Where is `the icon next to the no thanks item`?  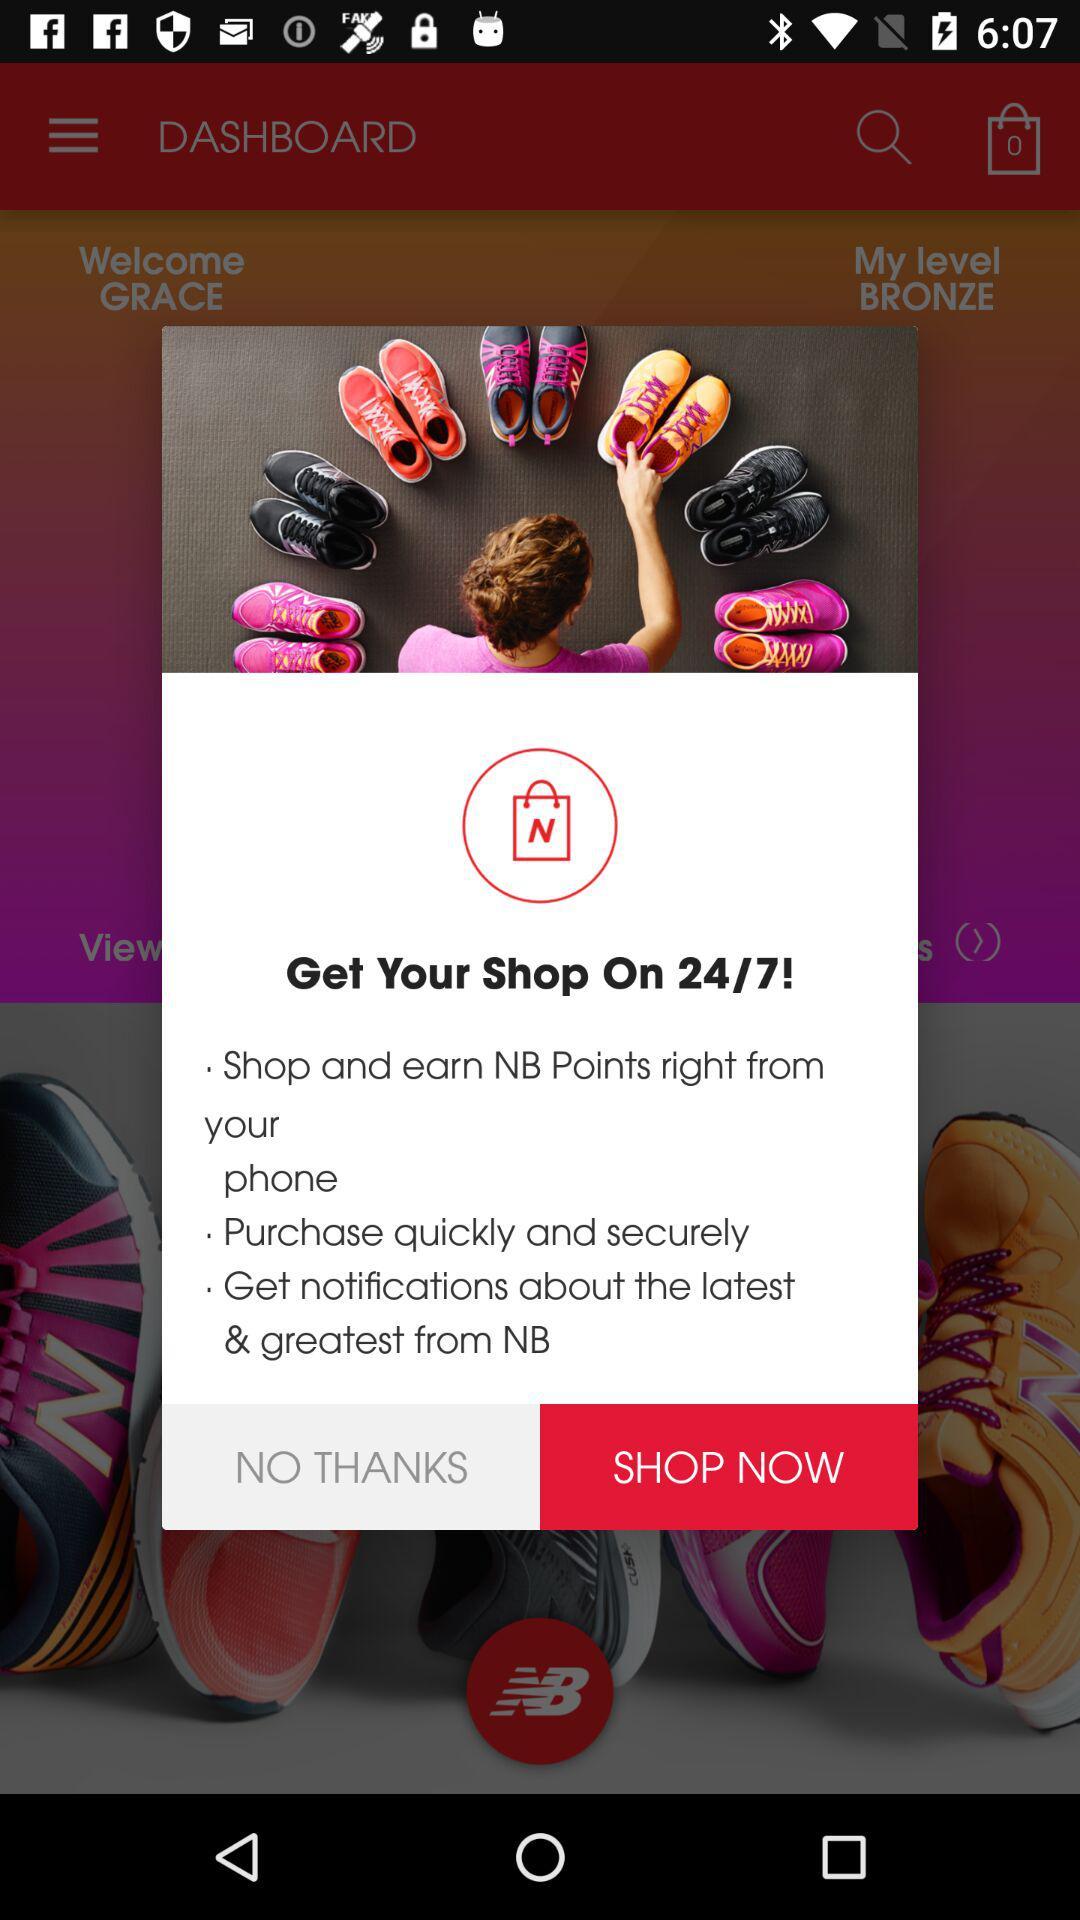
the icon next to the no thanks item is located at coordinates (729, 1467).